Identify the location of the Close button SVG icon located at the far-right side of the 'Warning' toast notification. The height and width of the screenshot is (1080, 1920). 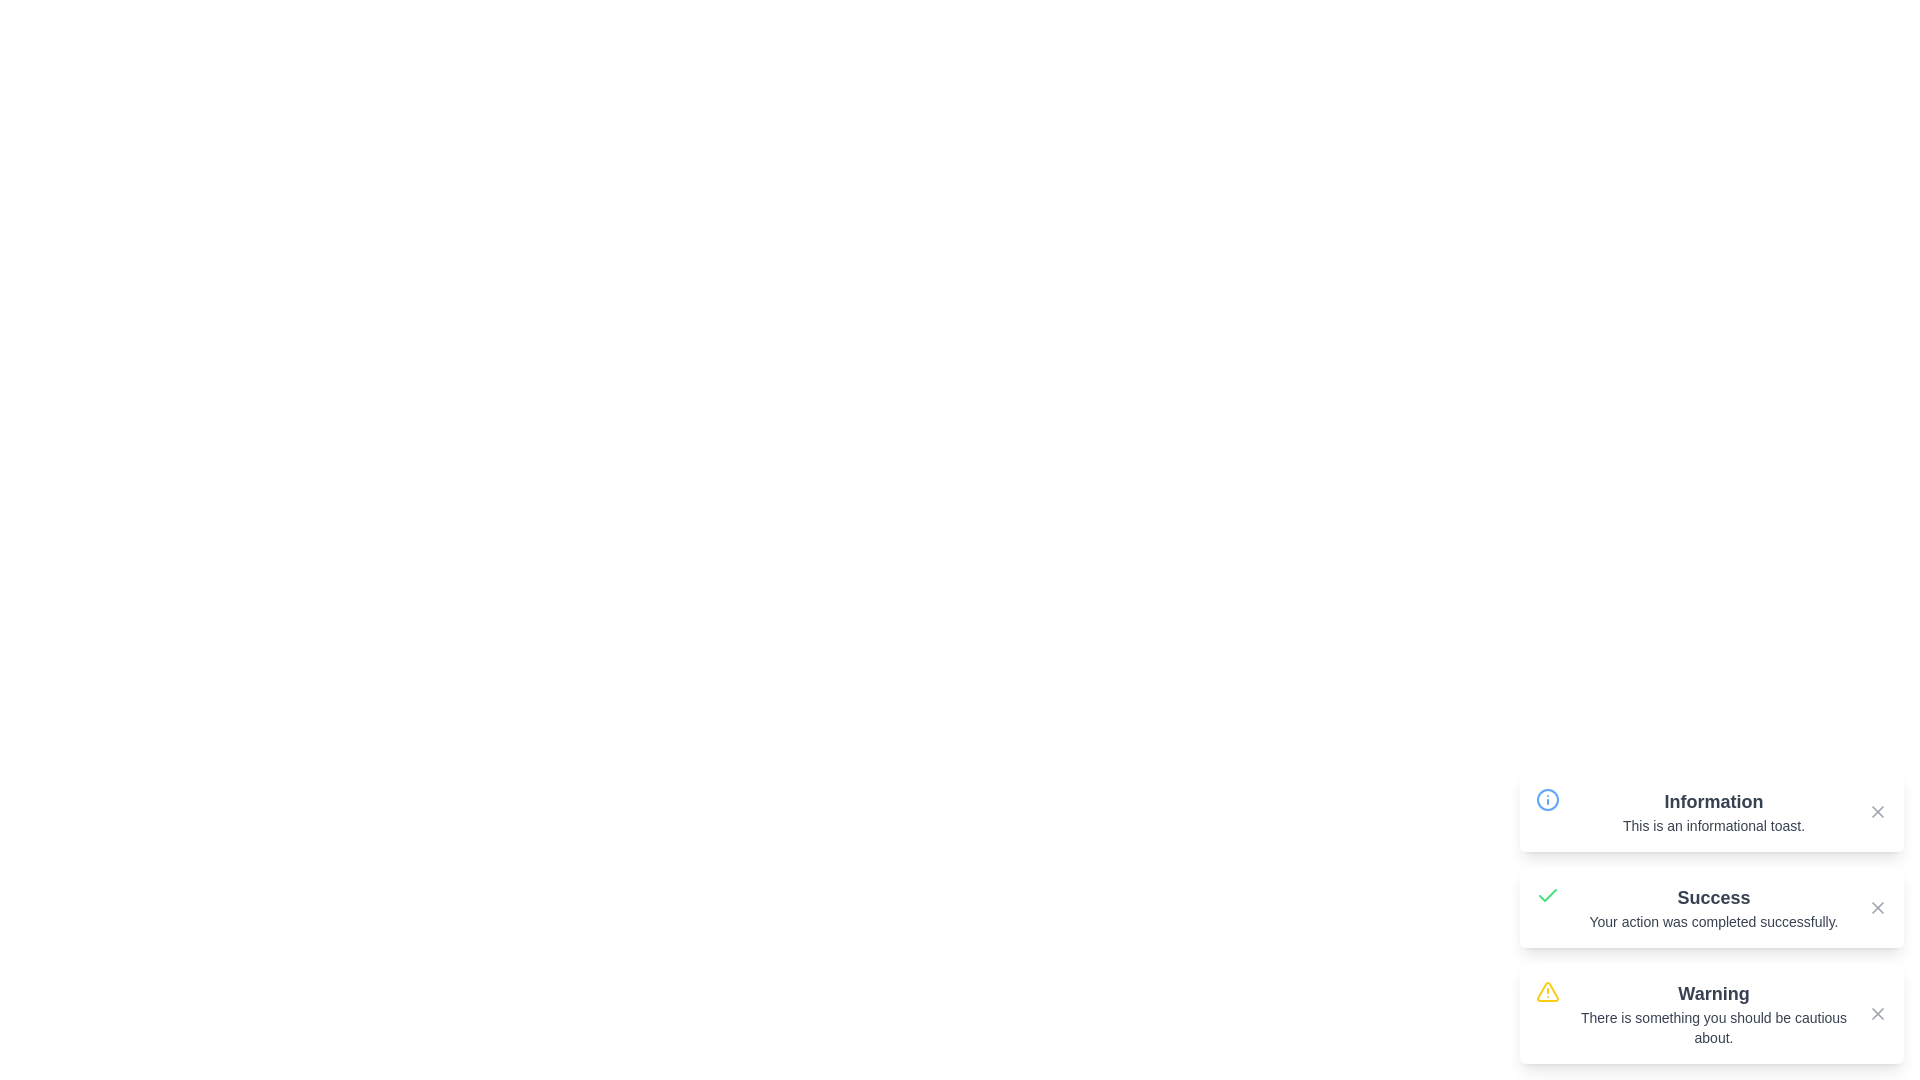
(1876, 1014).